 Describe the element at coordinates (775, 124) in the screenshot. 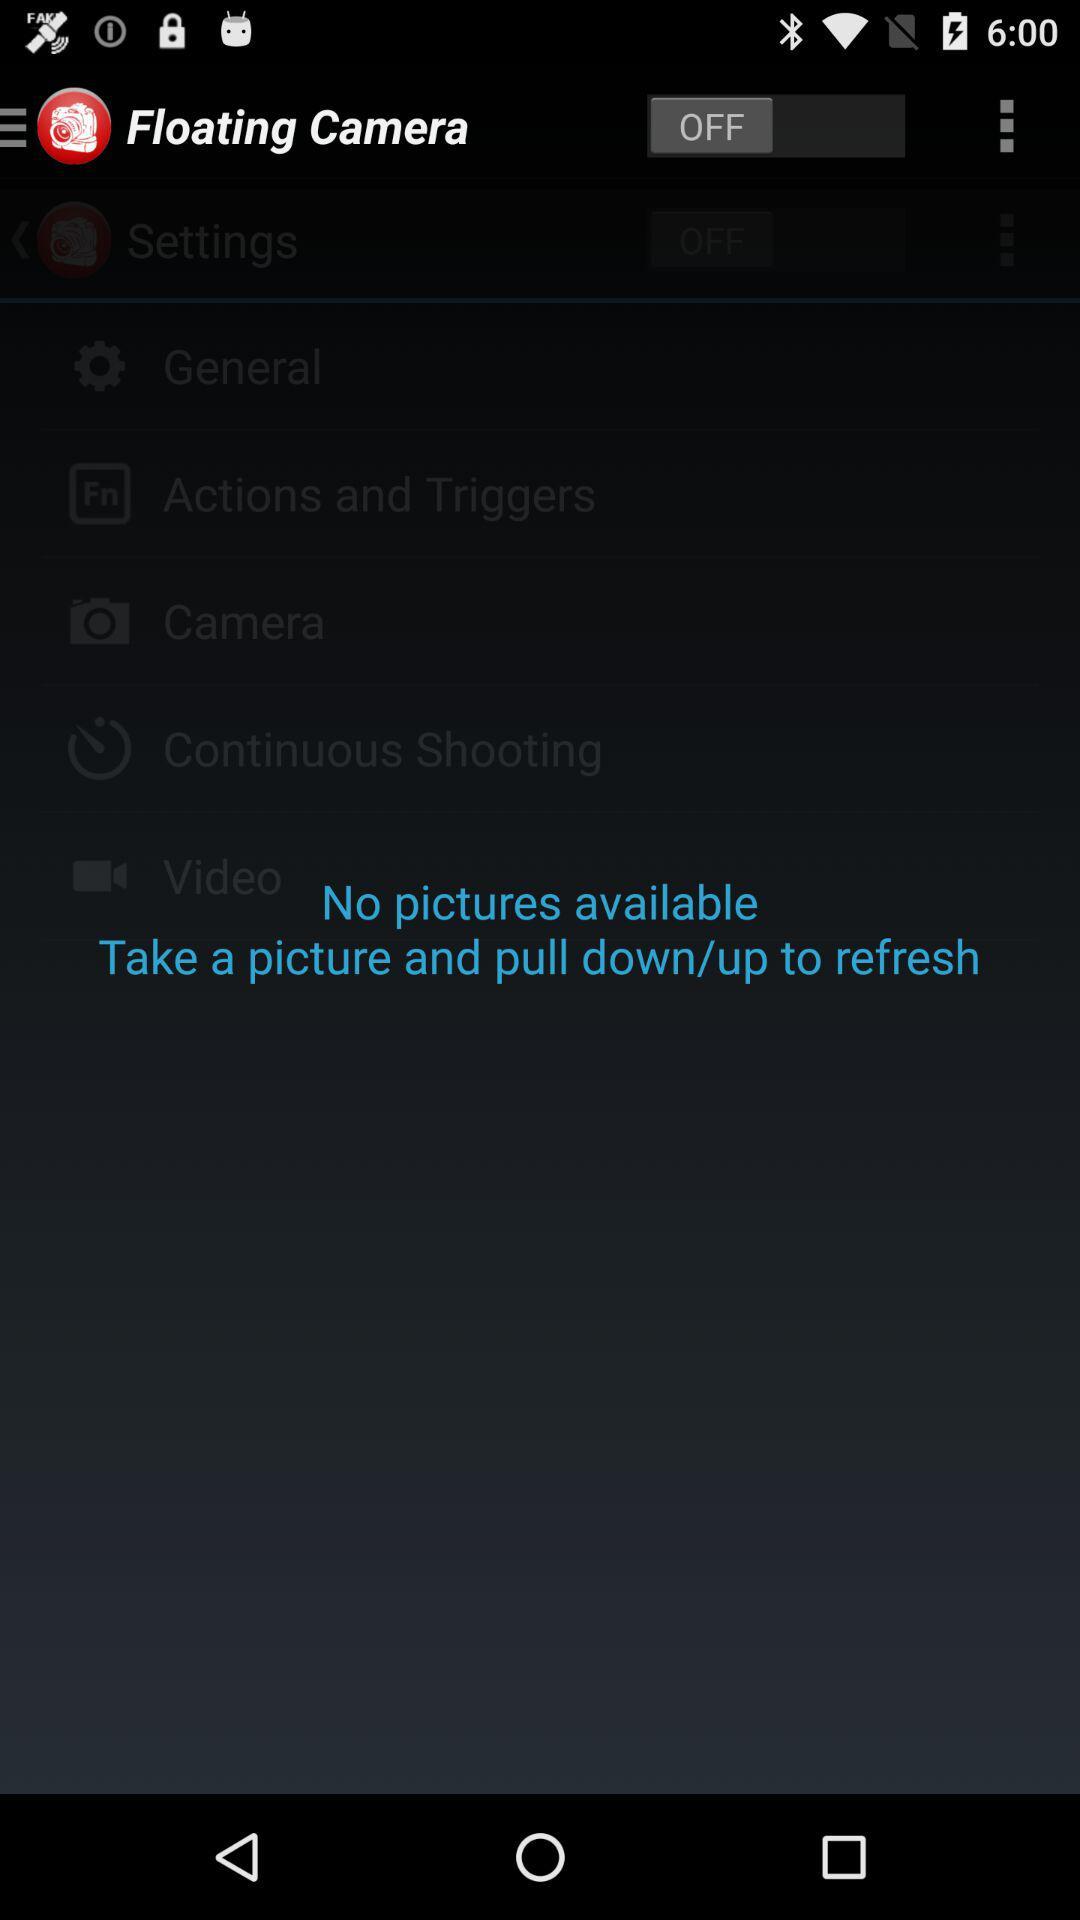

I see `on and off` at that location.